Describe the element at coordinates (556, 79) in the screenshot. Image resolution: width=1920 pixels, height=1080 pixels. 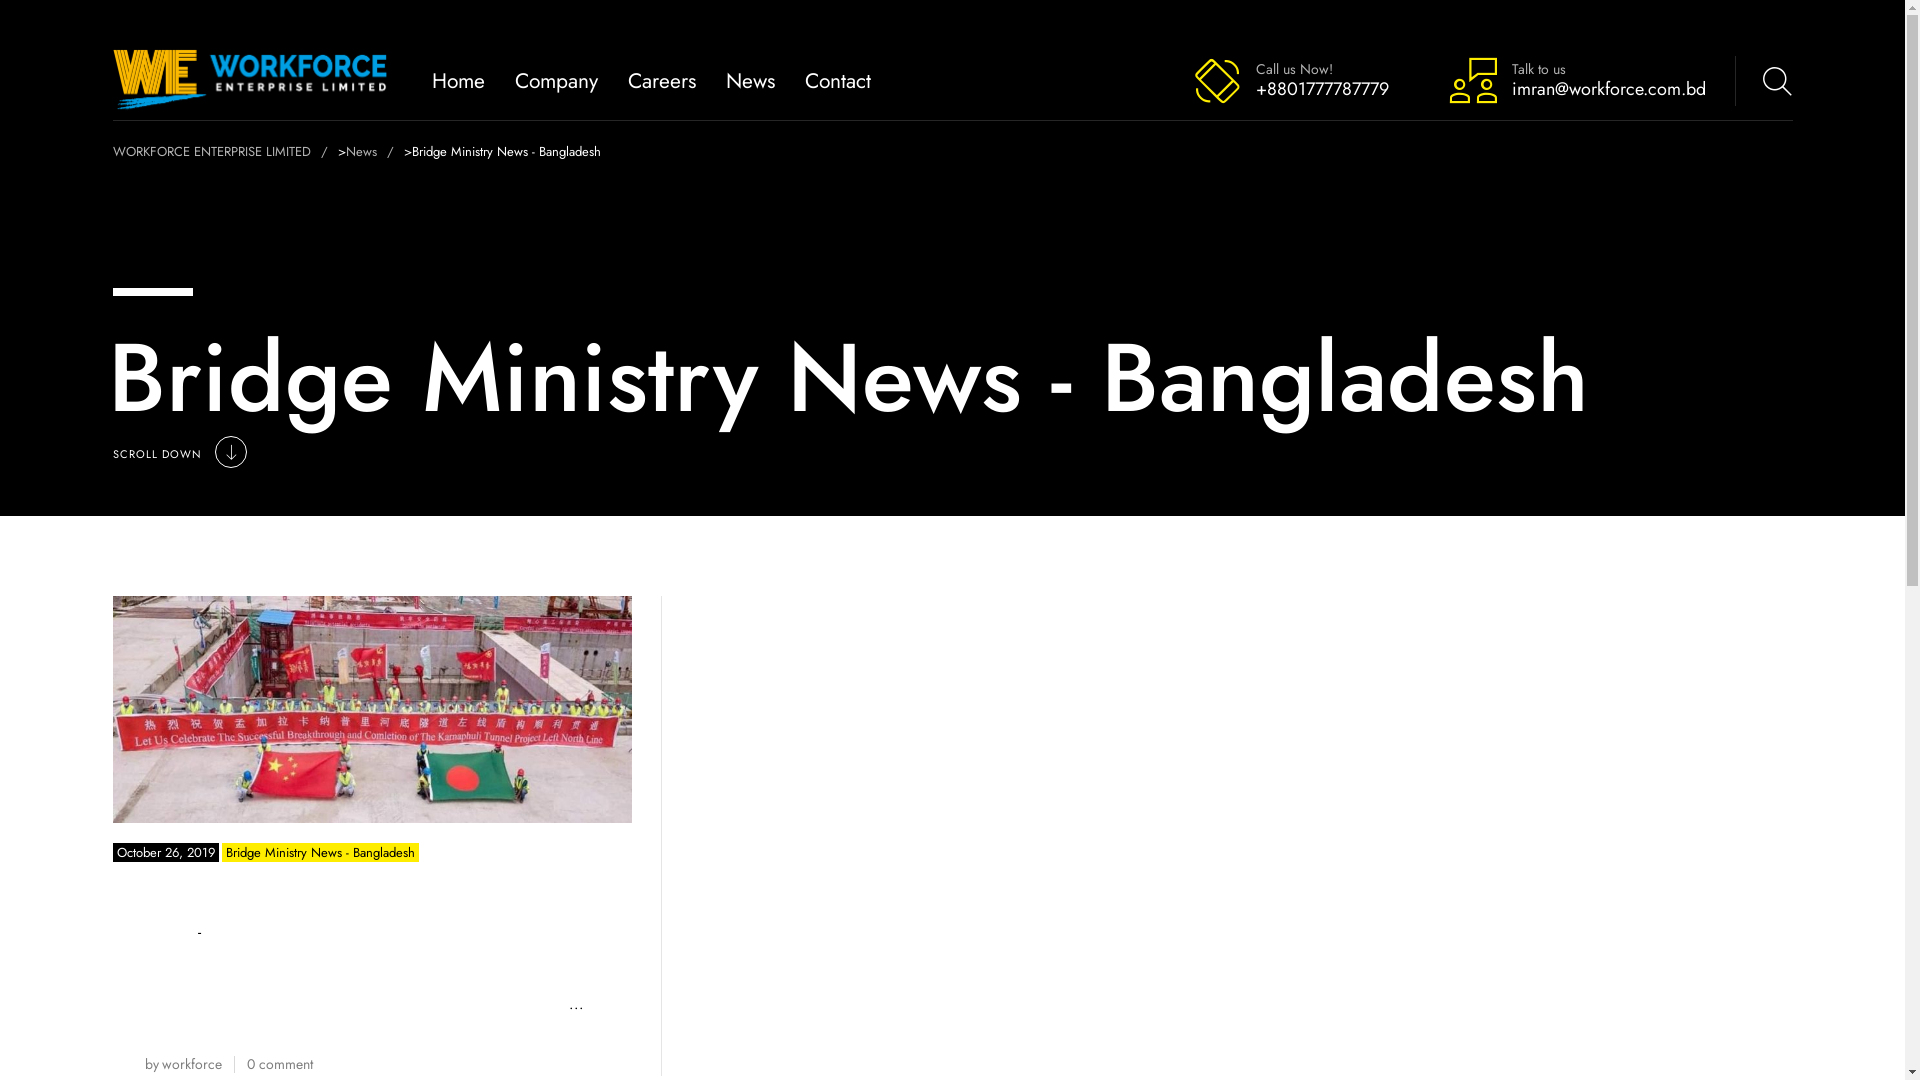
I see `'Company'` at that location.